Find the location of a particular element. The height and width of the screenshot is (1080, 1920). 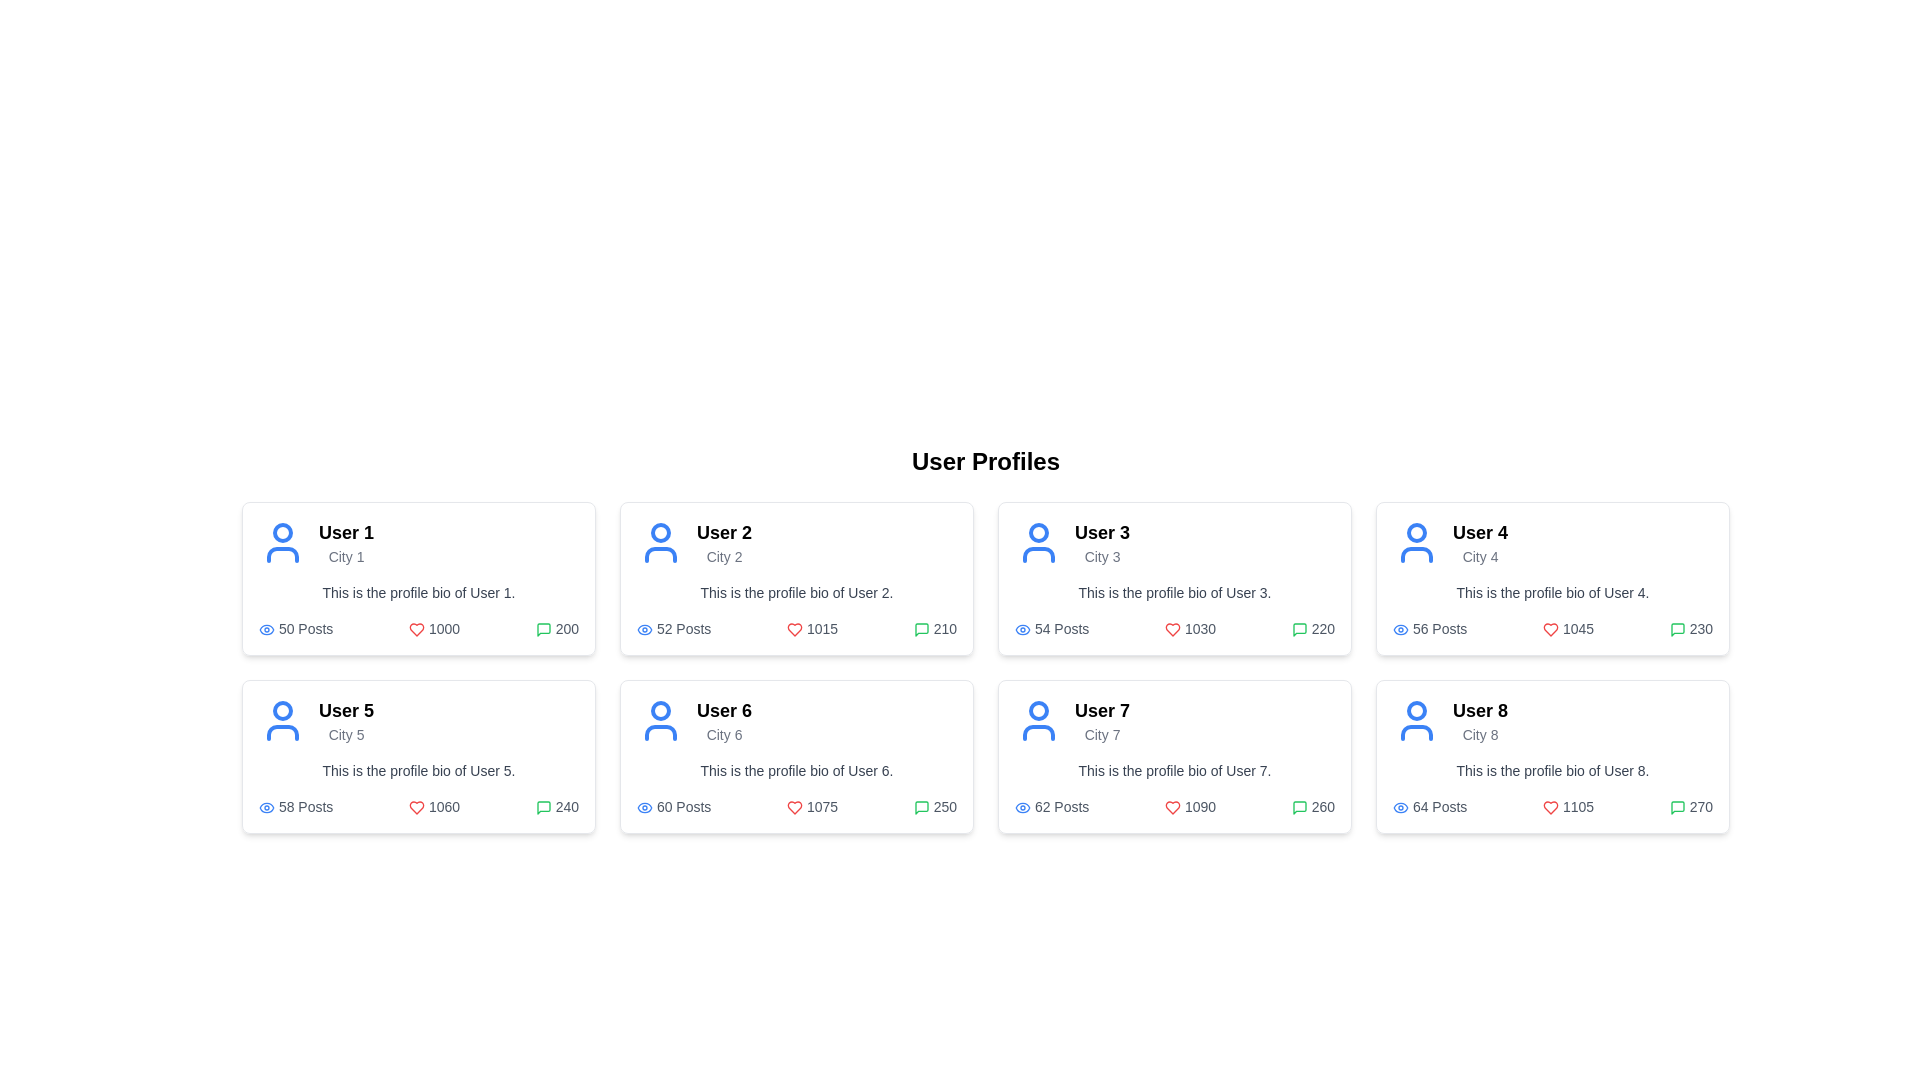

the bio text for 'User 1' located in the user profile card, which is the third text element from the top, situated below the user's name and city information is located at coordinates (417, 592).